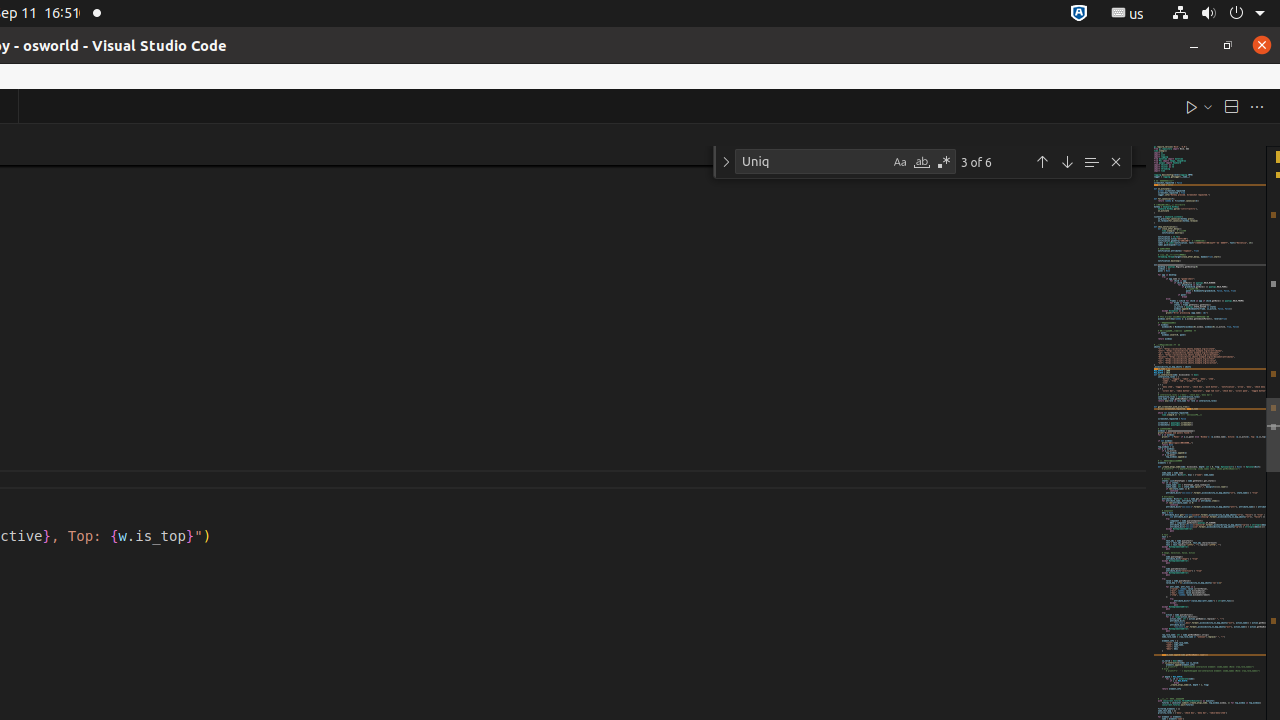  I want to click on 'Run Python File', so click(1191, 106).